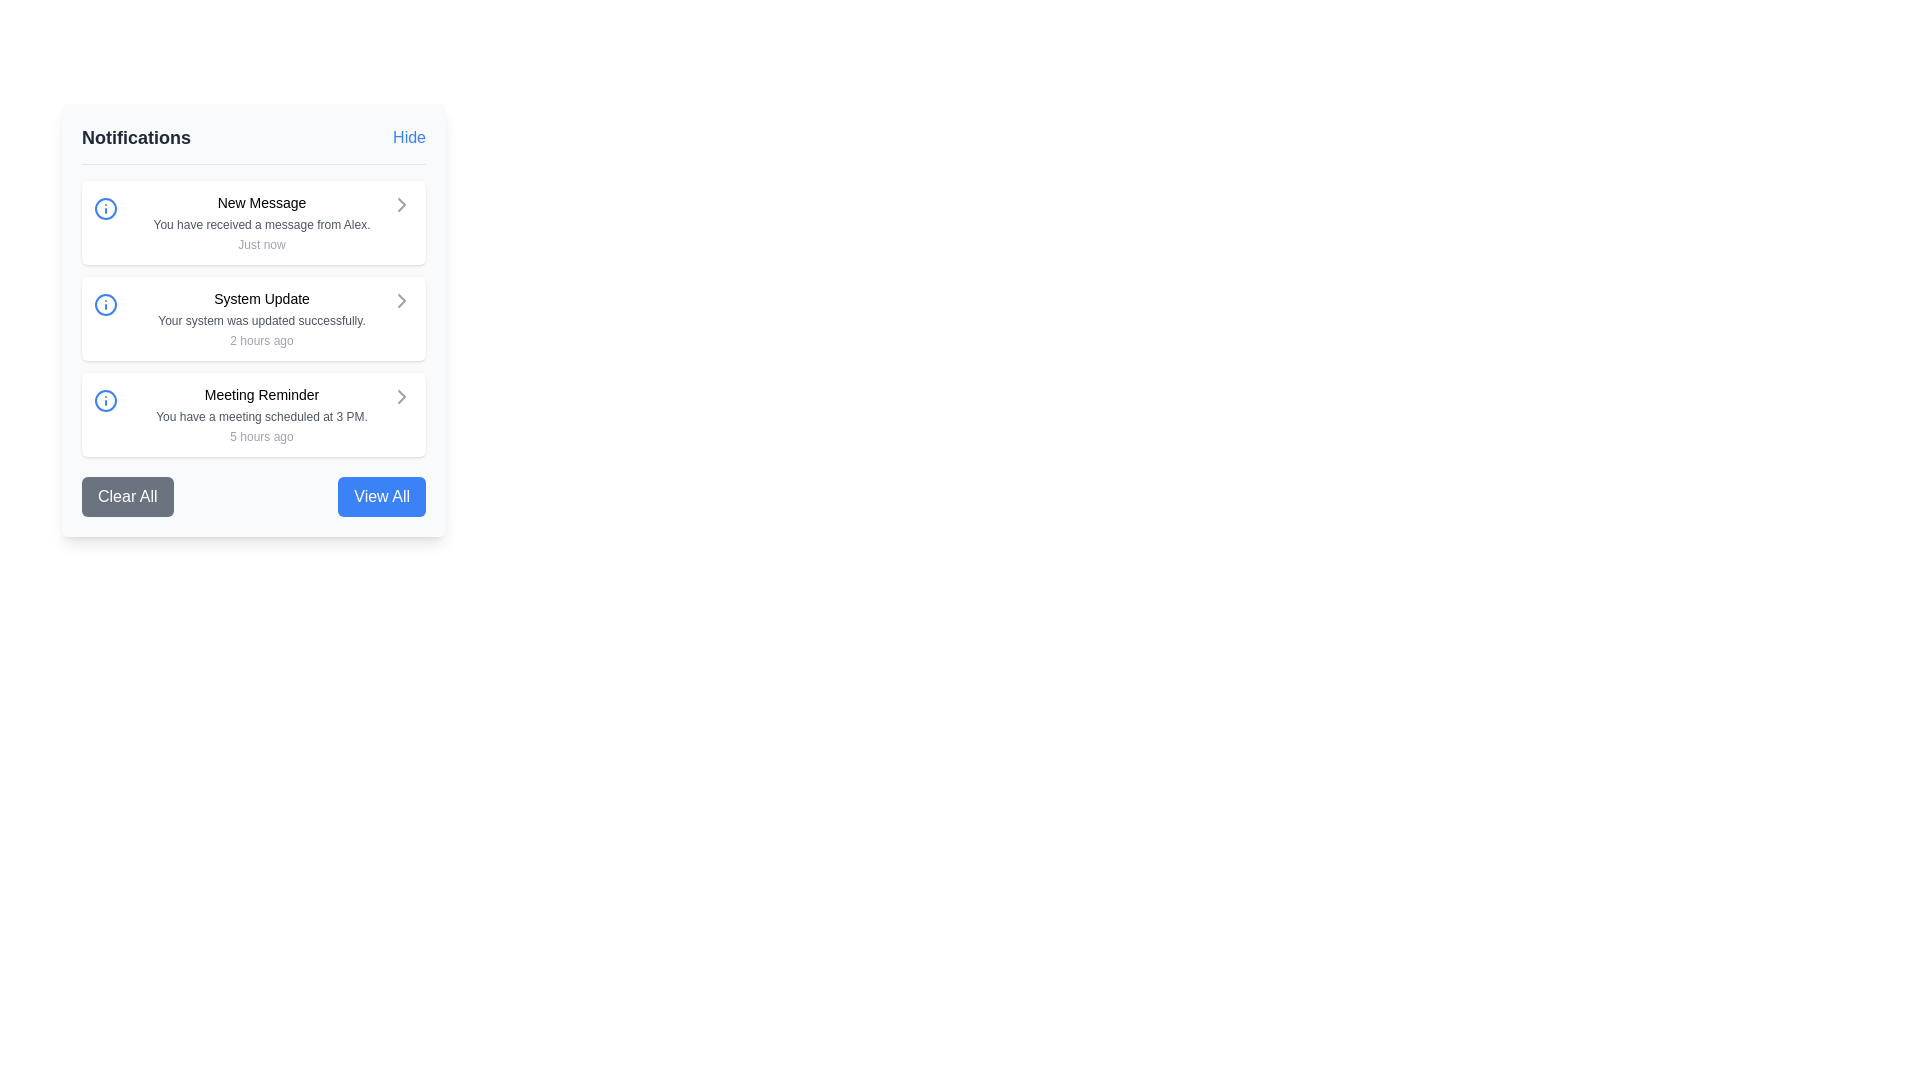  Describe the element at coordinates (261, 203) in the screenshot. I see `the Text element displaying 'New Message' which is the title of the notification in the sidebar` at that location.